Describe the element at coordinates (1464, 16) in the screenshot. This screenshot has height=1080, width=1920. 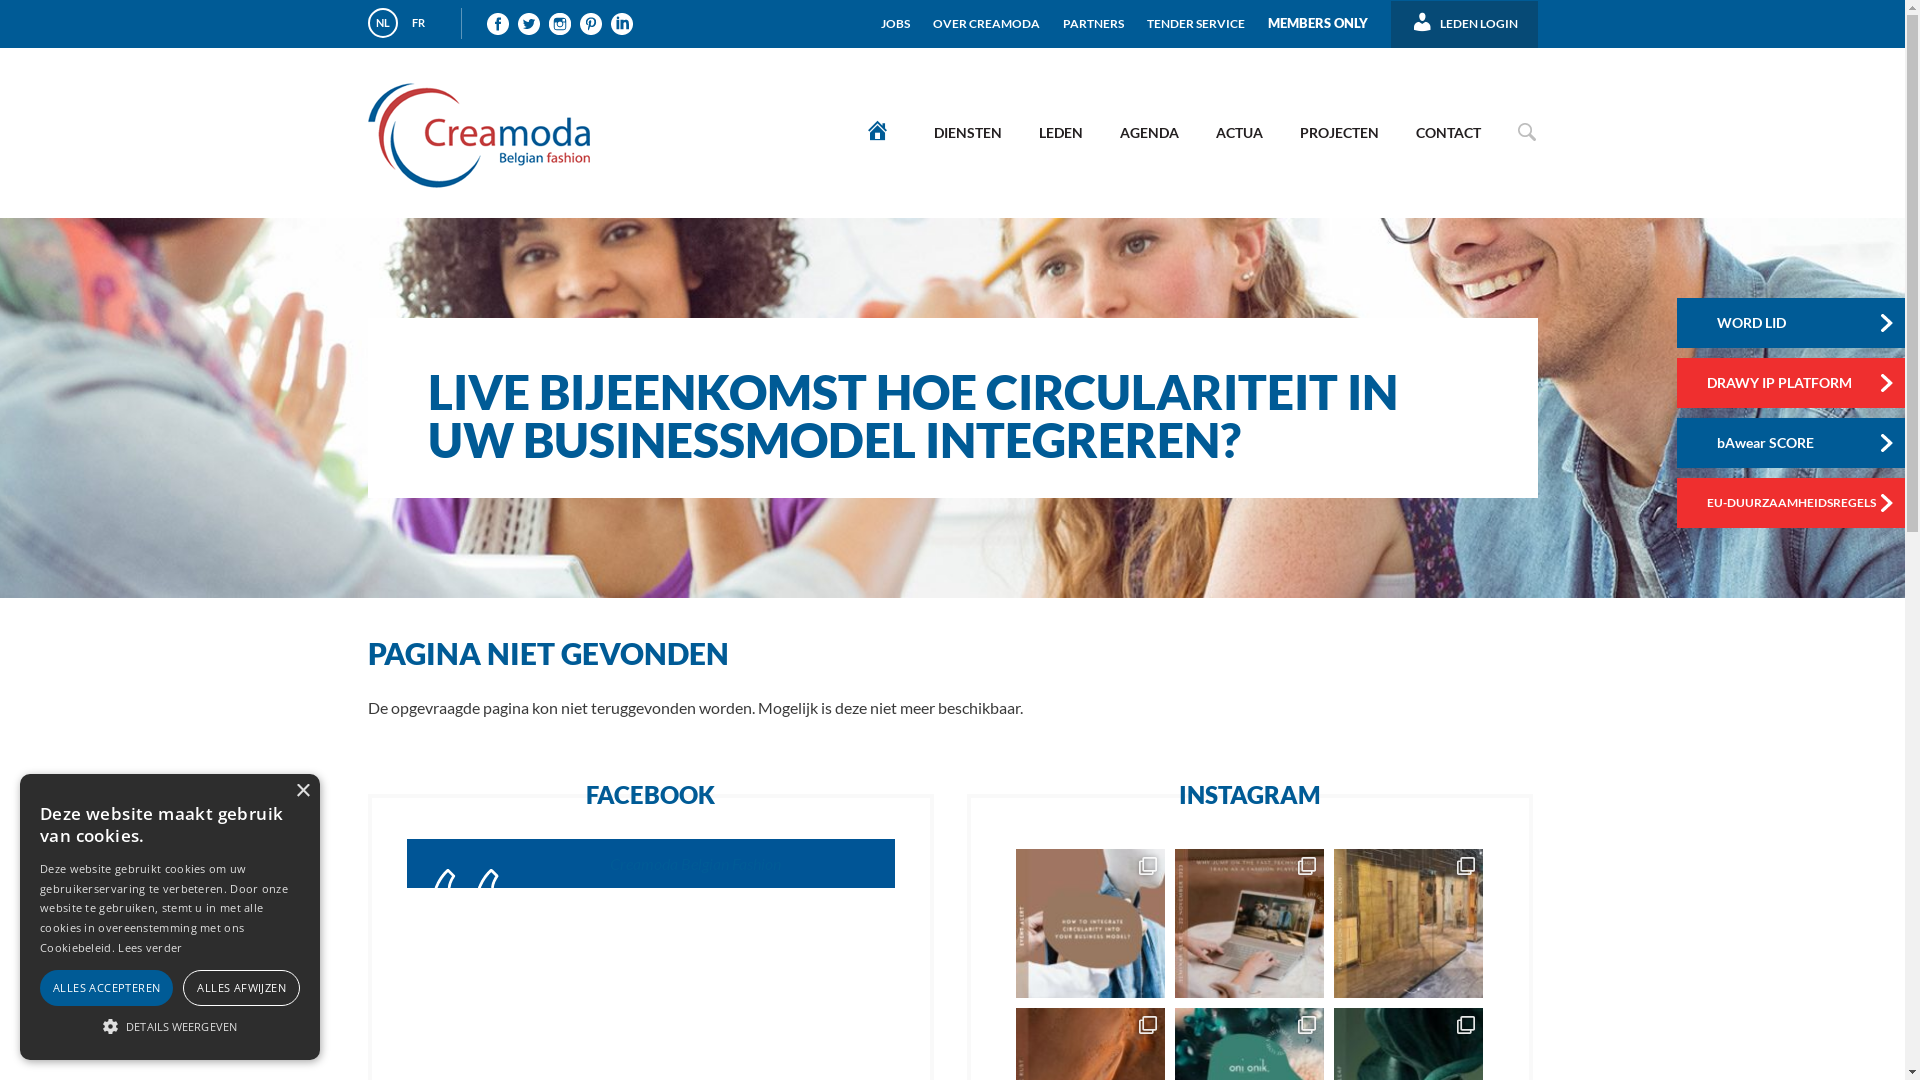
I see `'LEDEN LOGIN'` at that location.